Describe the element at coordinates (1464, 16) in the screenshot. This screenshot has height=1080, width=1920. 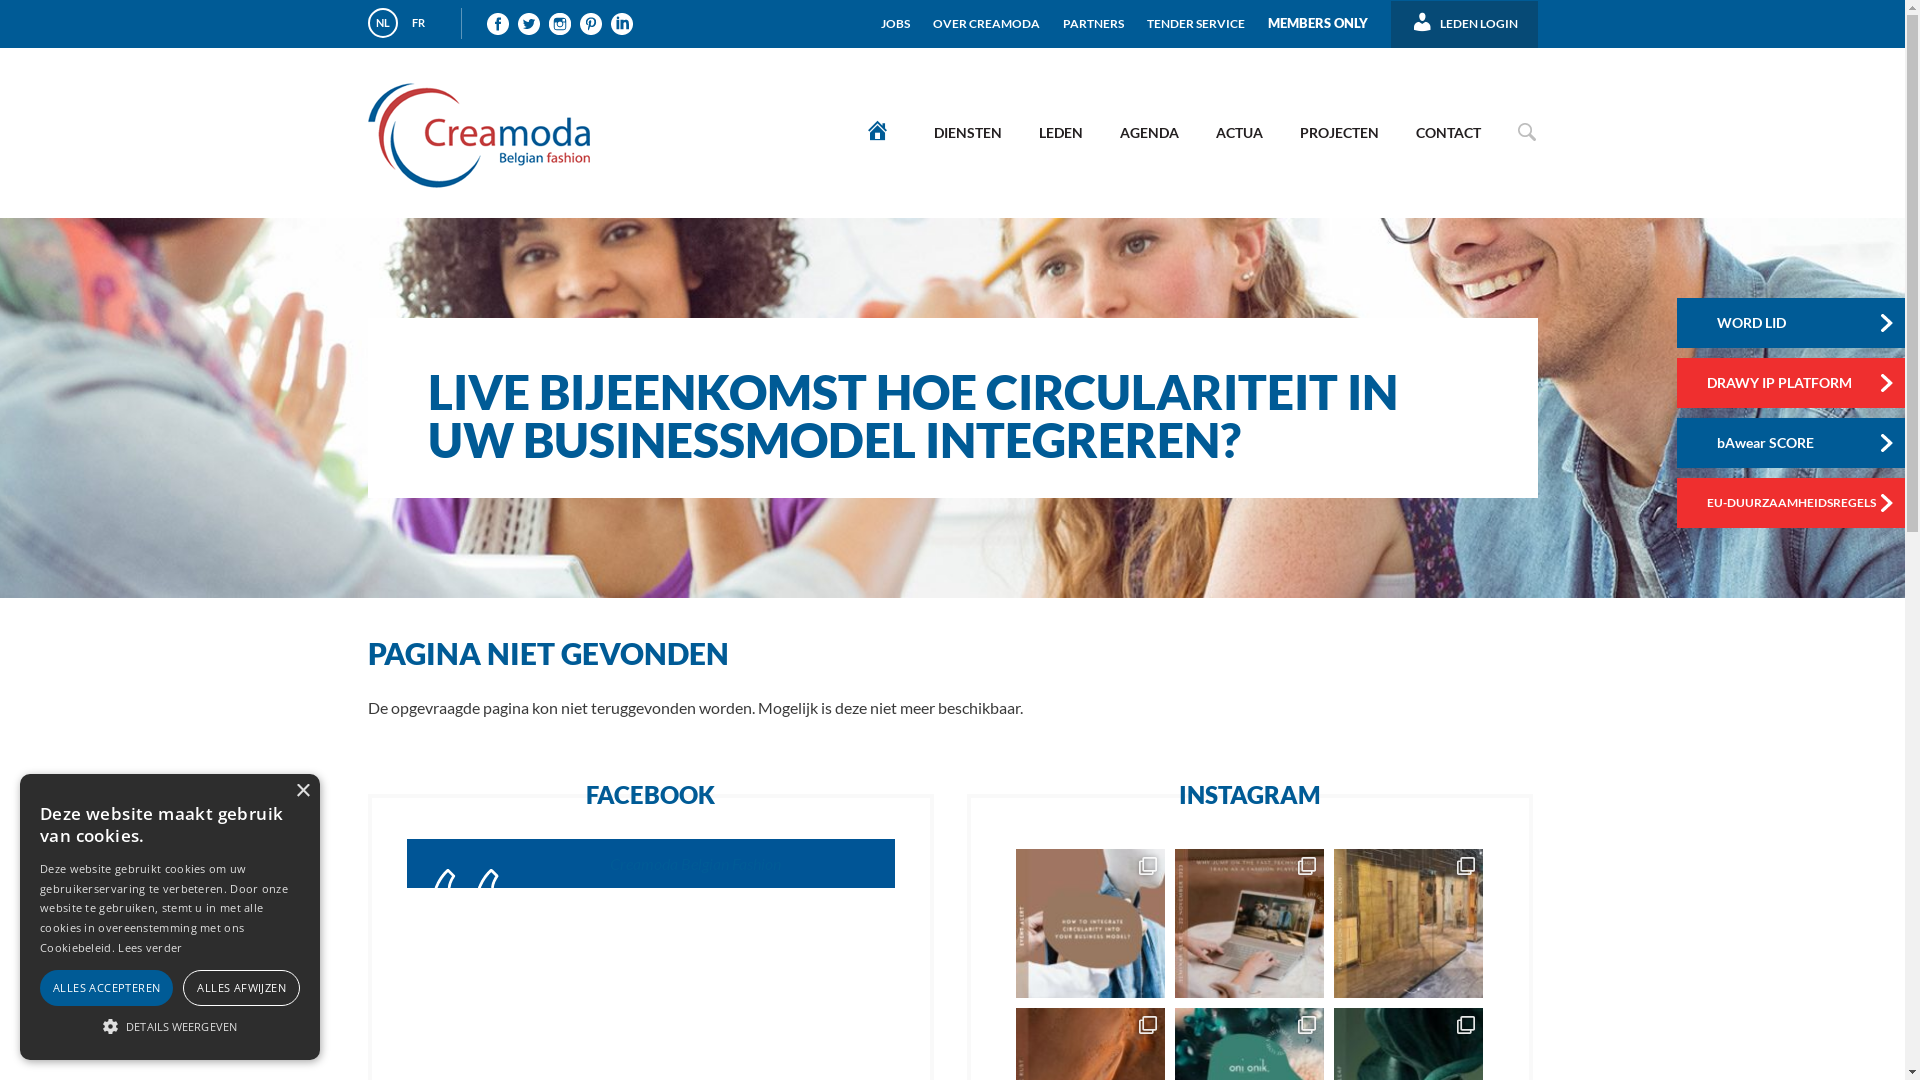
I see `'LEDEN LOGIN'` at that location.